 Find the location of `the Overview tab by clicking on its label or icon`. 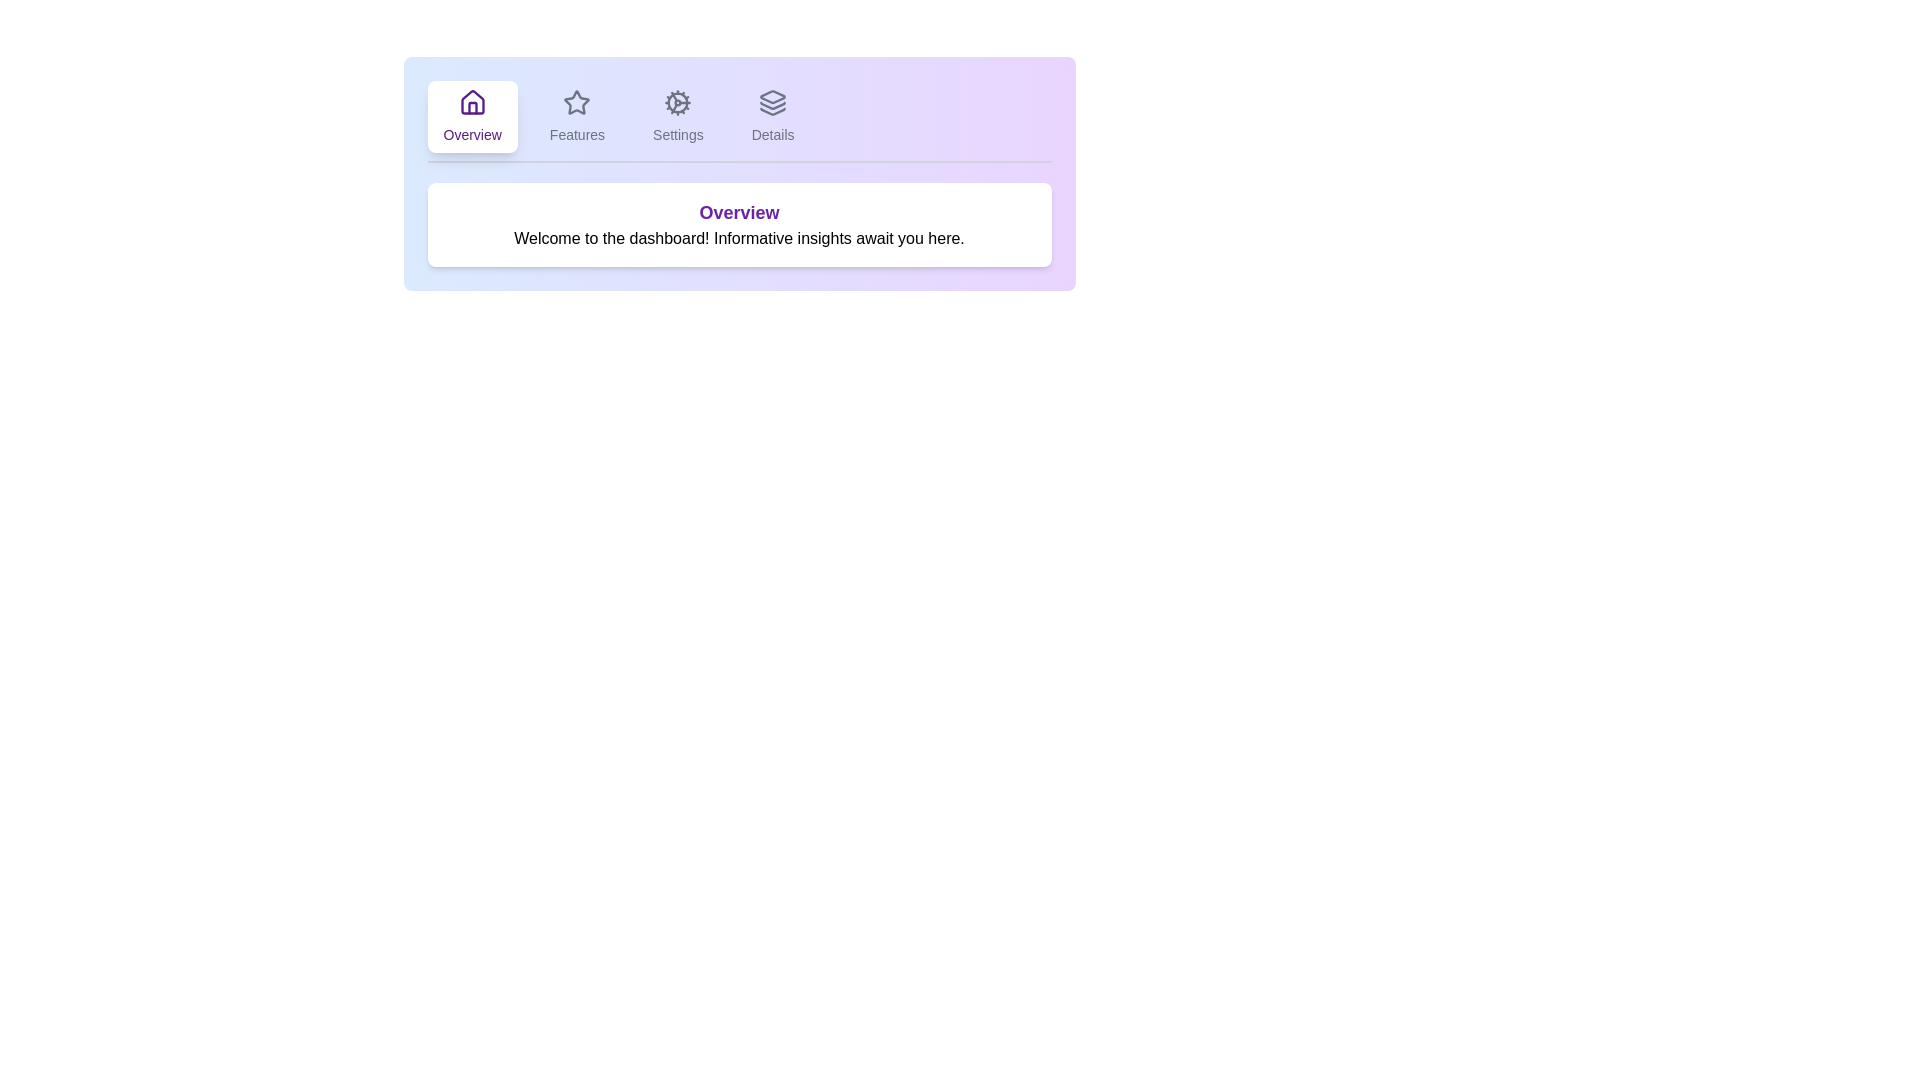

the Overview tab by clicking on its label or icon is located at coordinates (470, 116).